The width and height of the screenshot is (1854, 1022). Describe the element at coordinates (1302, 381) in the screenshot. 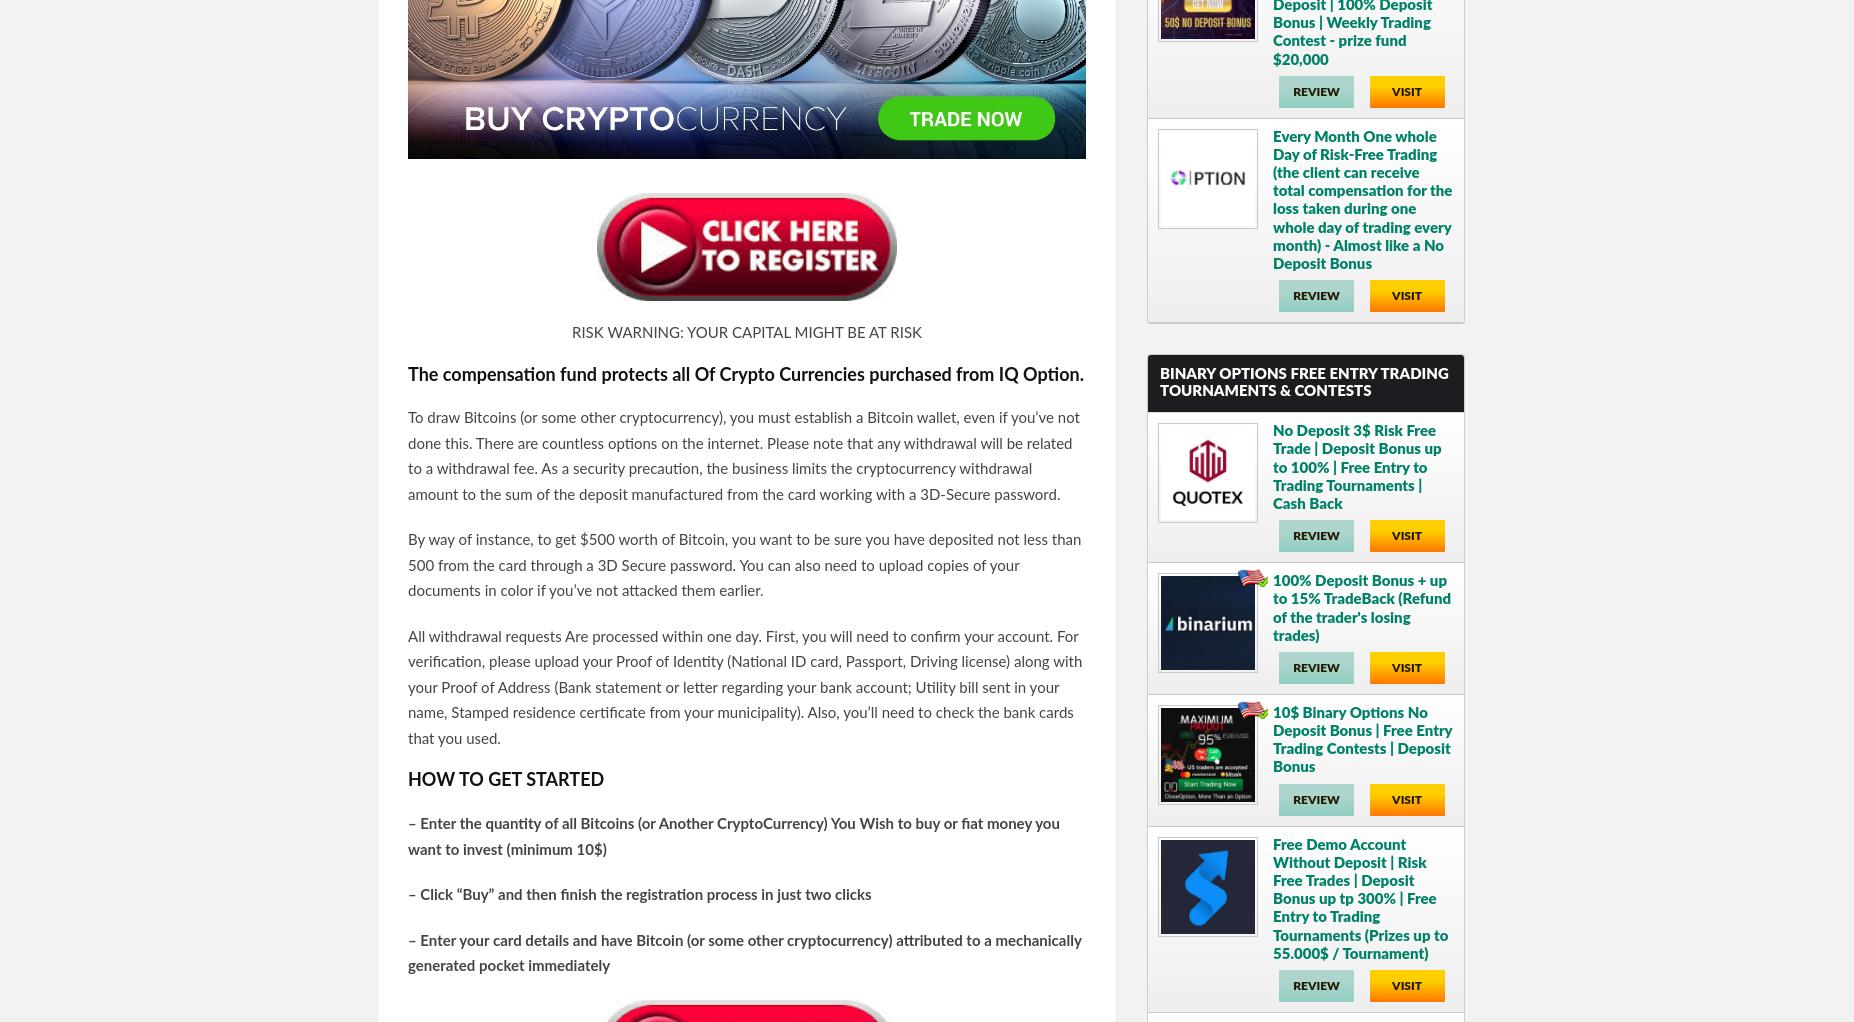

I see `'Binary Options Free Entry Trading Tournaments & Contests'` at that location.